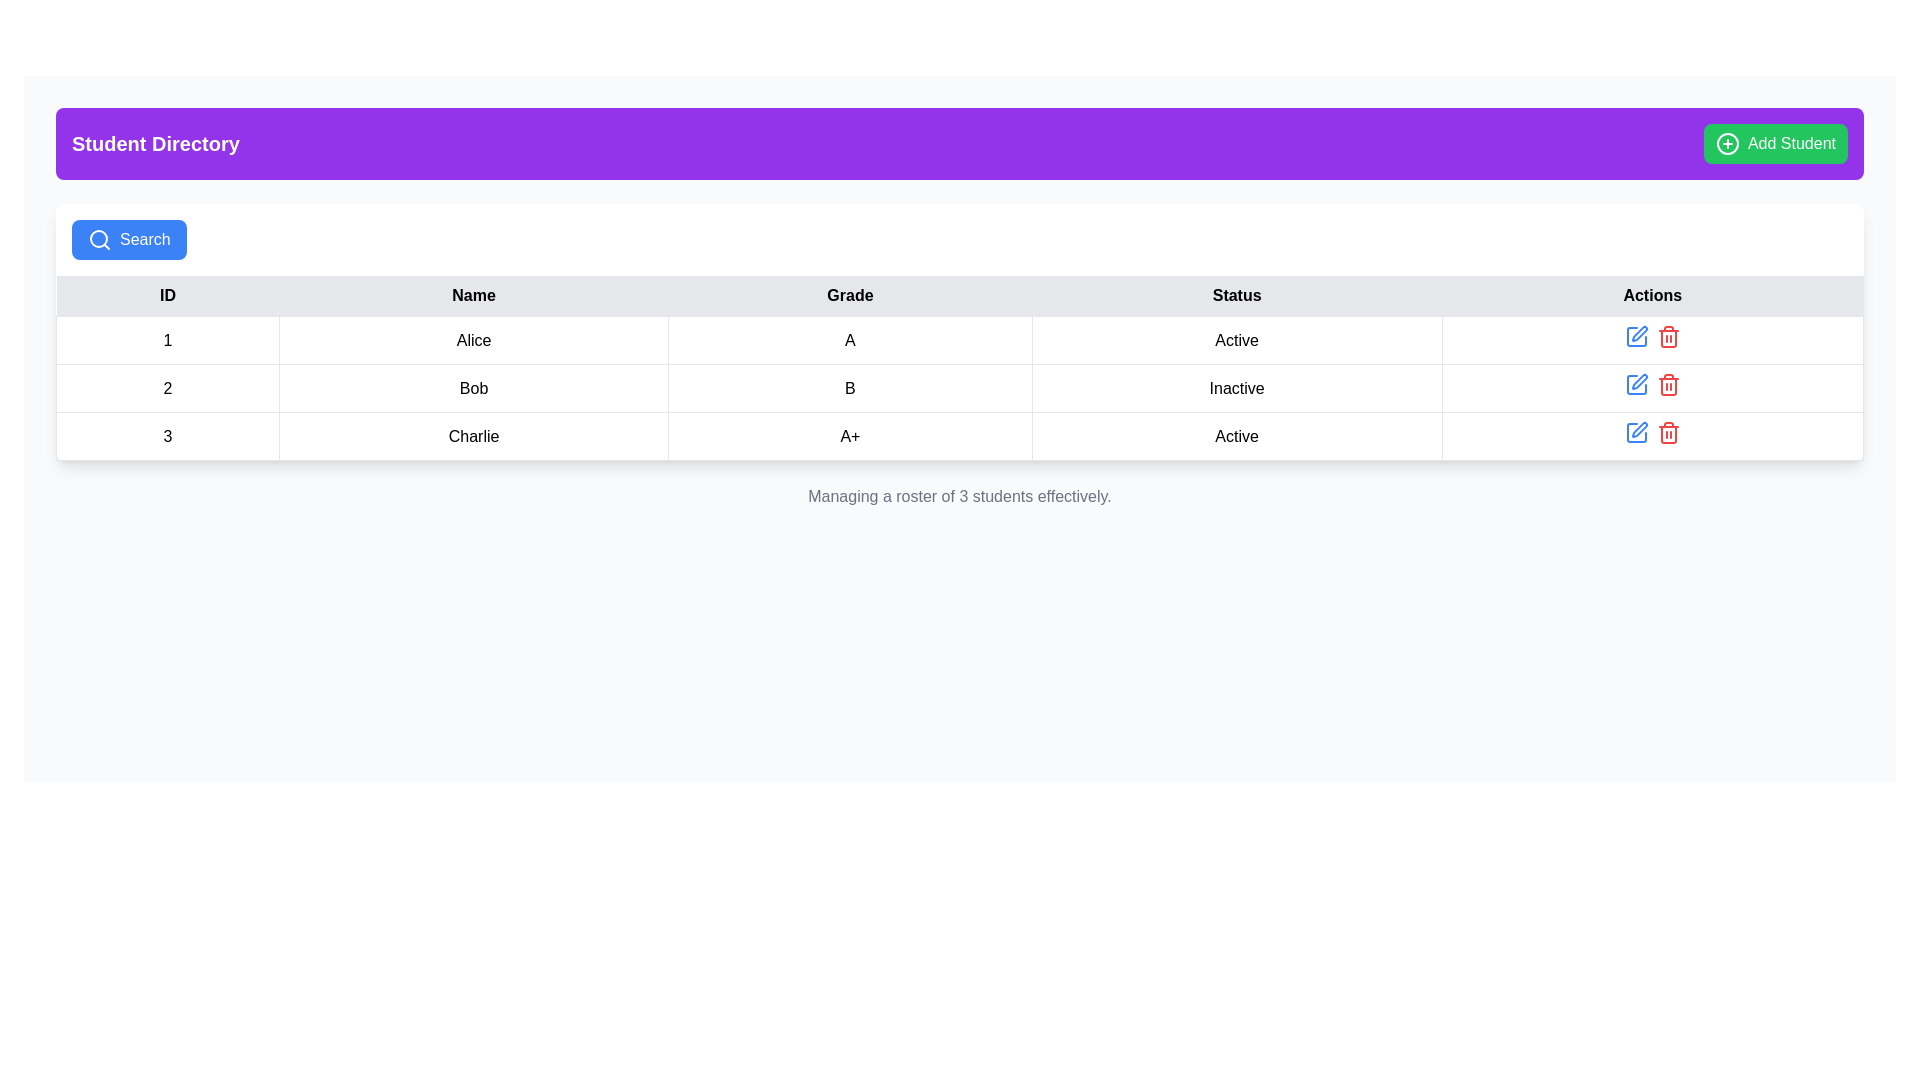 Image resolution: width=1920 pixels, height=1080 pixels. I want to click on the third table row containing data about the student named Charlie, so click(960, 434).